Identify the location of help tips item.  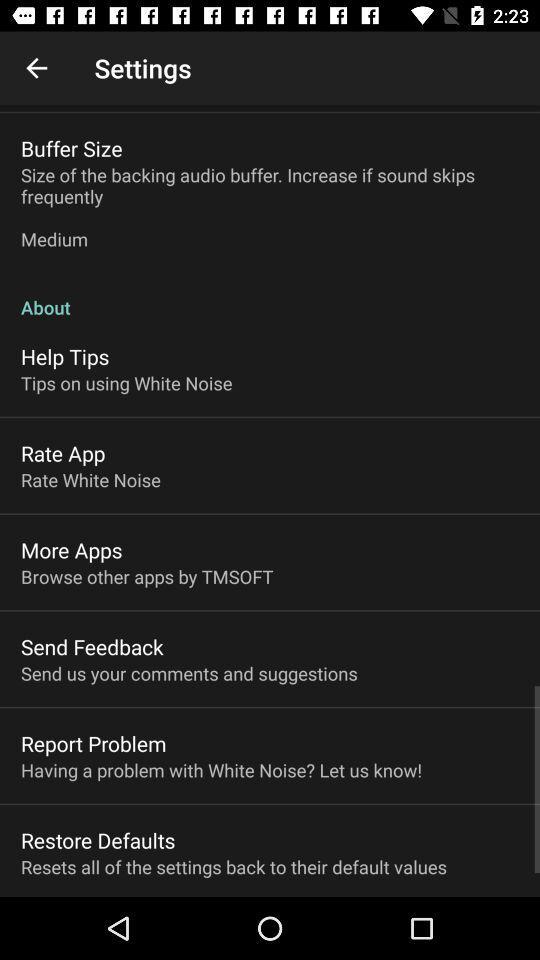
(65, 356).